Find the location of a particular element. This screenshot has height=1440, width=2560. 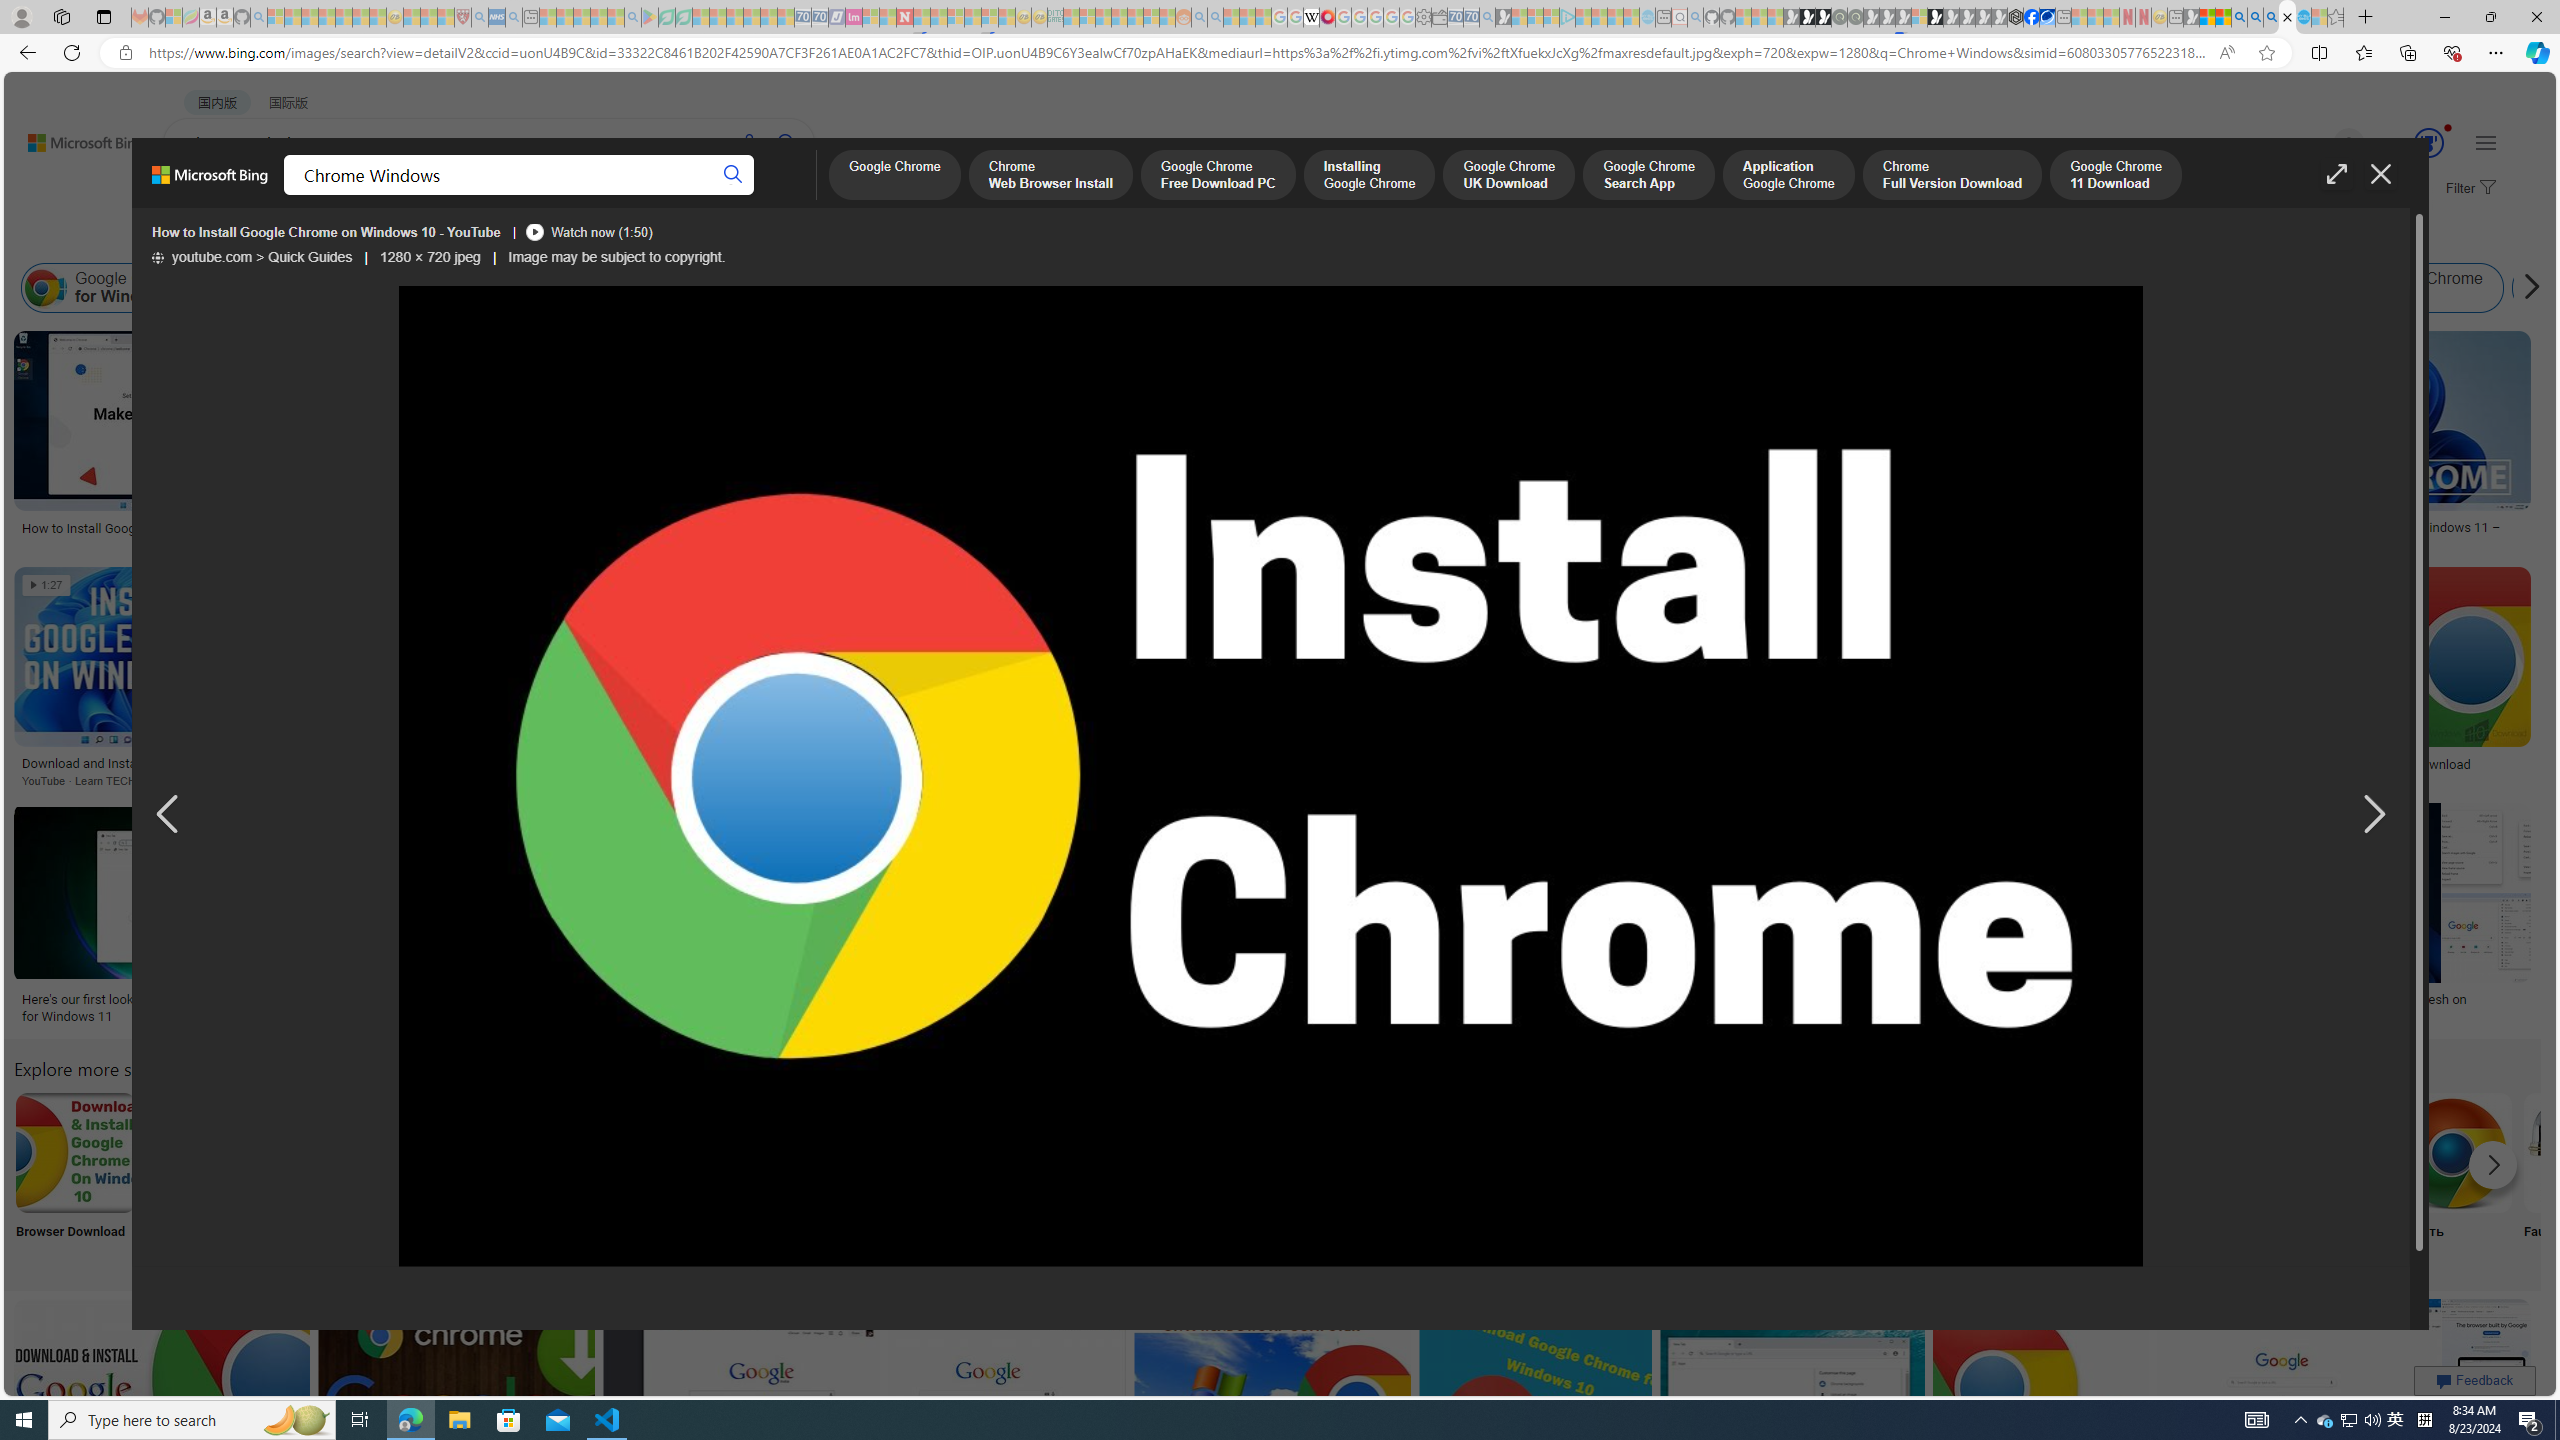

'Microsoft Start Gaming - Sleeping' is located at coordinates (1504, 16).